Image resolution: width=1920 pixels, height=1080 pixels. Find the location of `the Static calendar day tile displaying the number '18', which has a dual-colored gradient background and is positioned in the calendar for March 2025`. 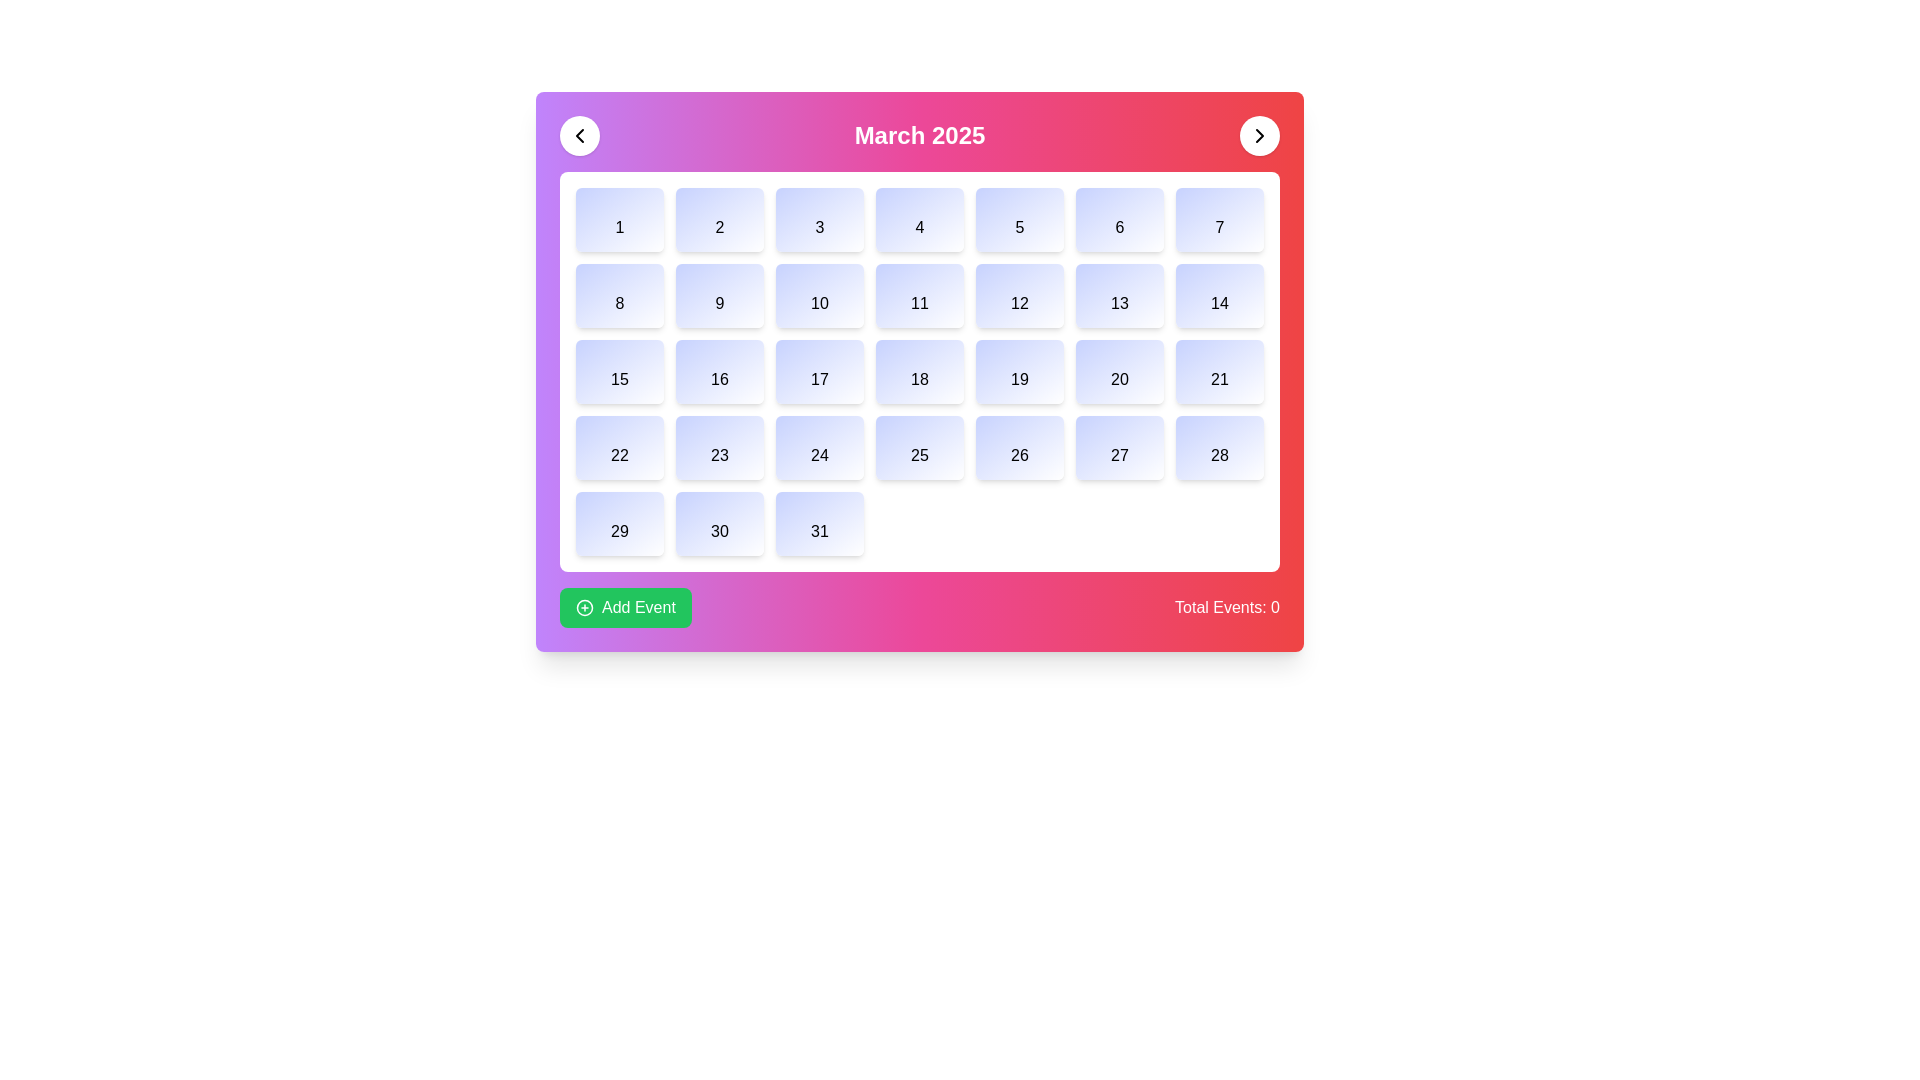

the Static calendar day tile displaying the number '18', which has a dual-colored gradient background and is positioned in the calendar for March 2025 is located at coordinates (919, 371).